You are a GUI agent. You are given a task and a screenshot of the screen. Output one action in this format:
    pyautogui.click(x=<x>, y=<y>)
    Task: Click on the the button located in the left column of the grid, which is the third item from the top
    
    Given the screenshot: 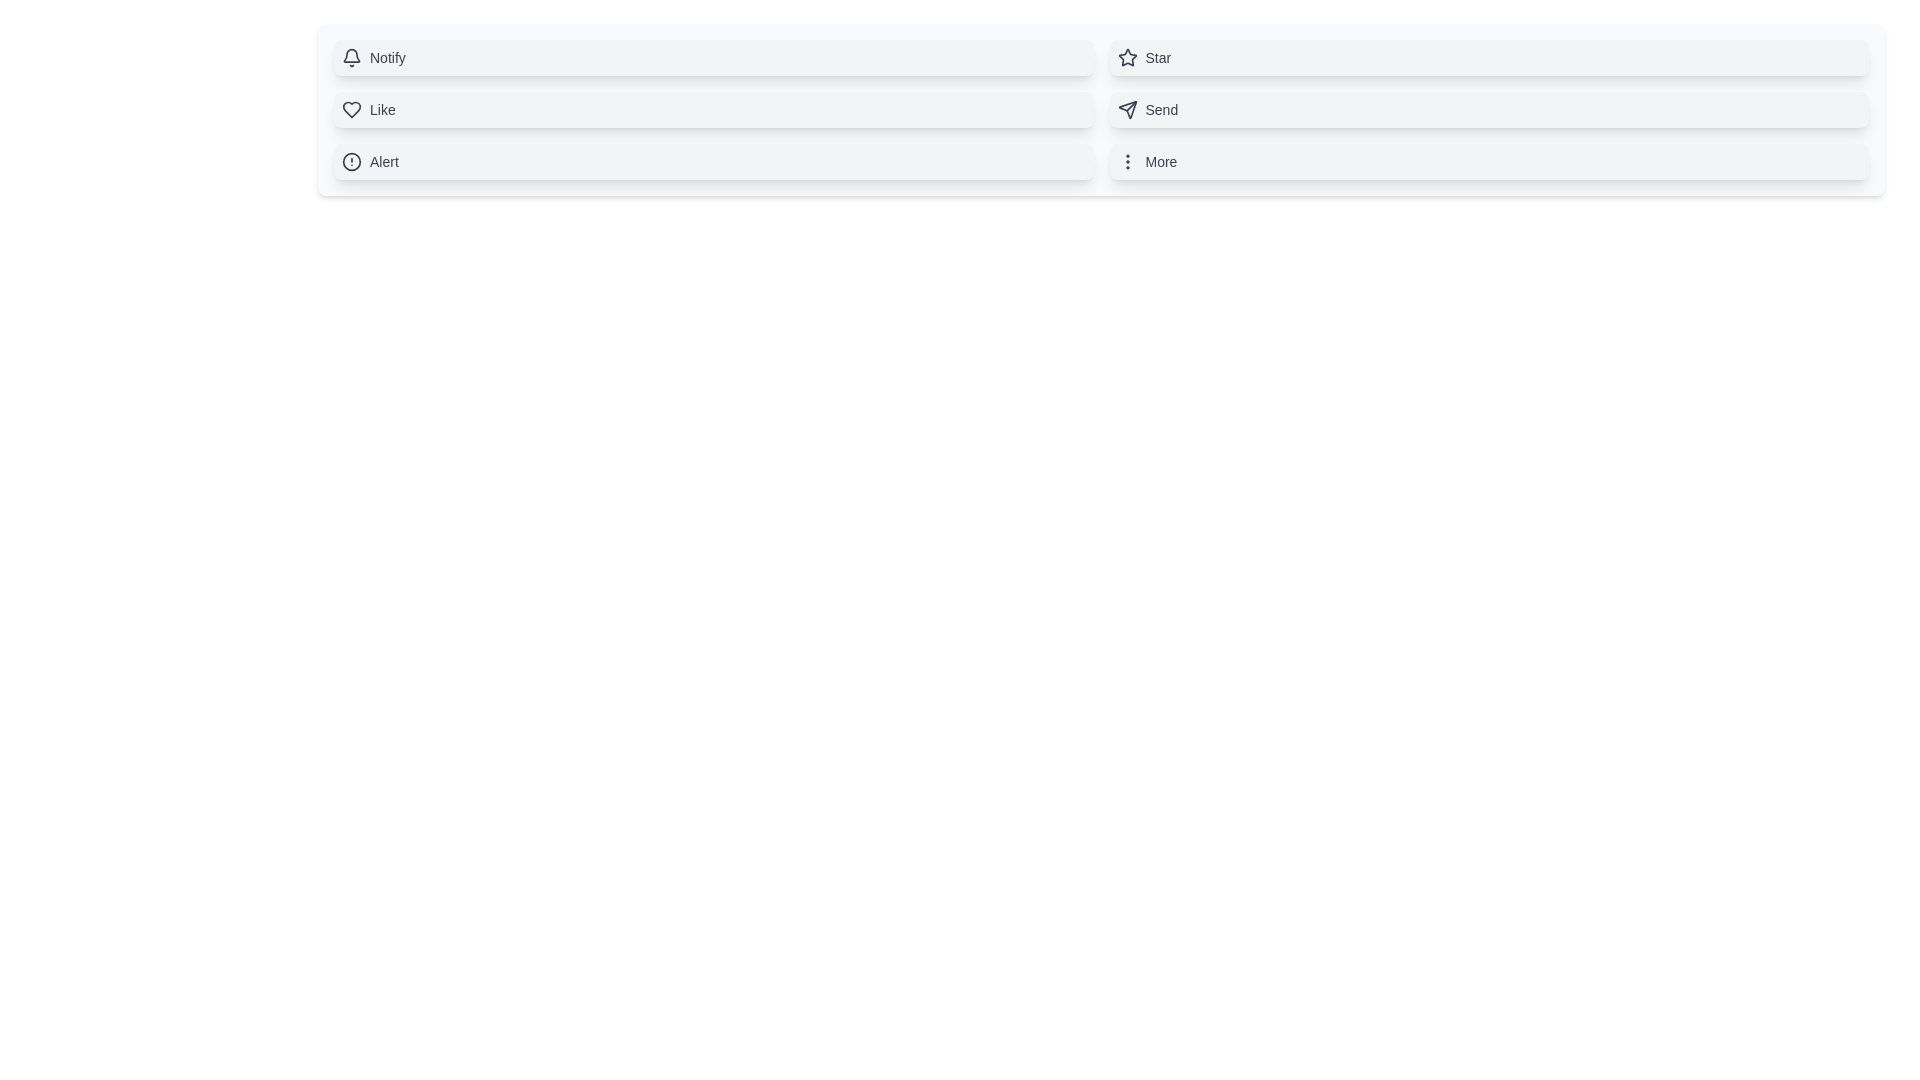 What is the action you would take?
    pyautogui.click(x=713, y=161)
    